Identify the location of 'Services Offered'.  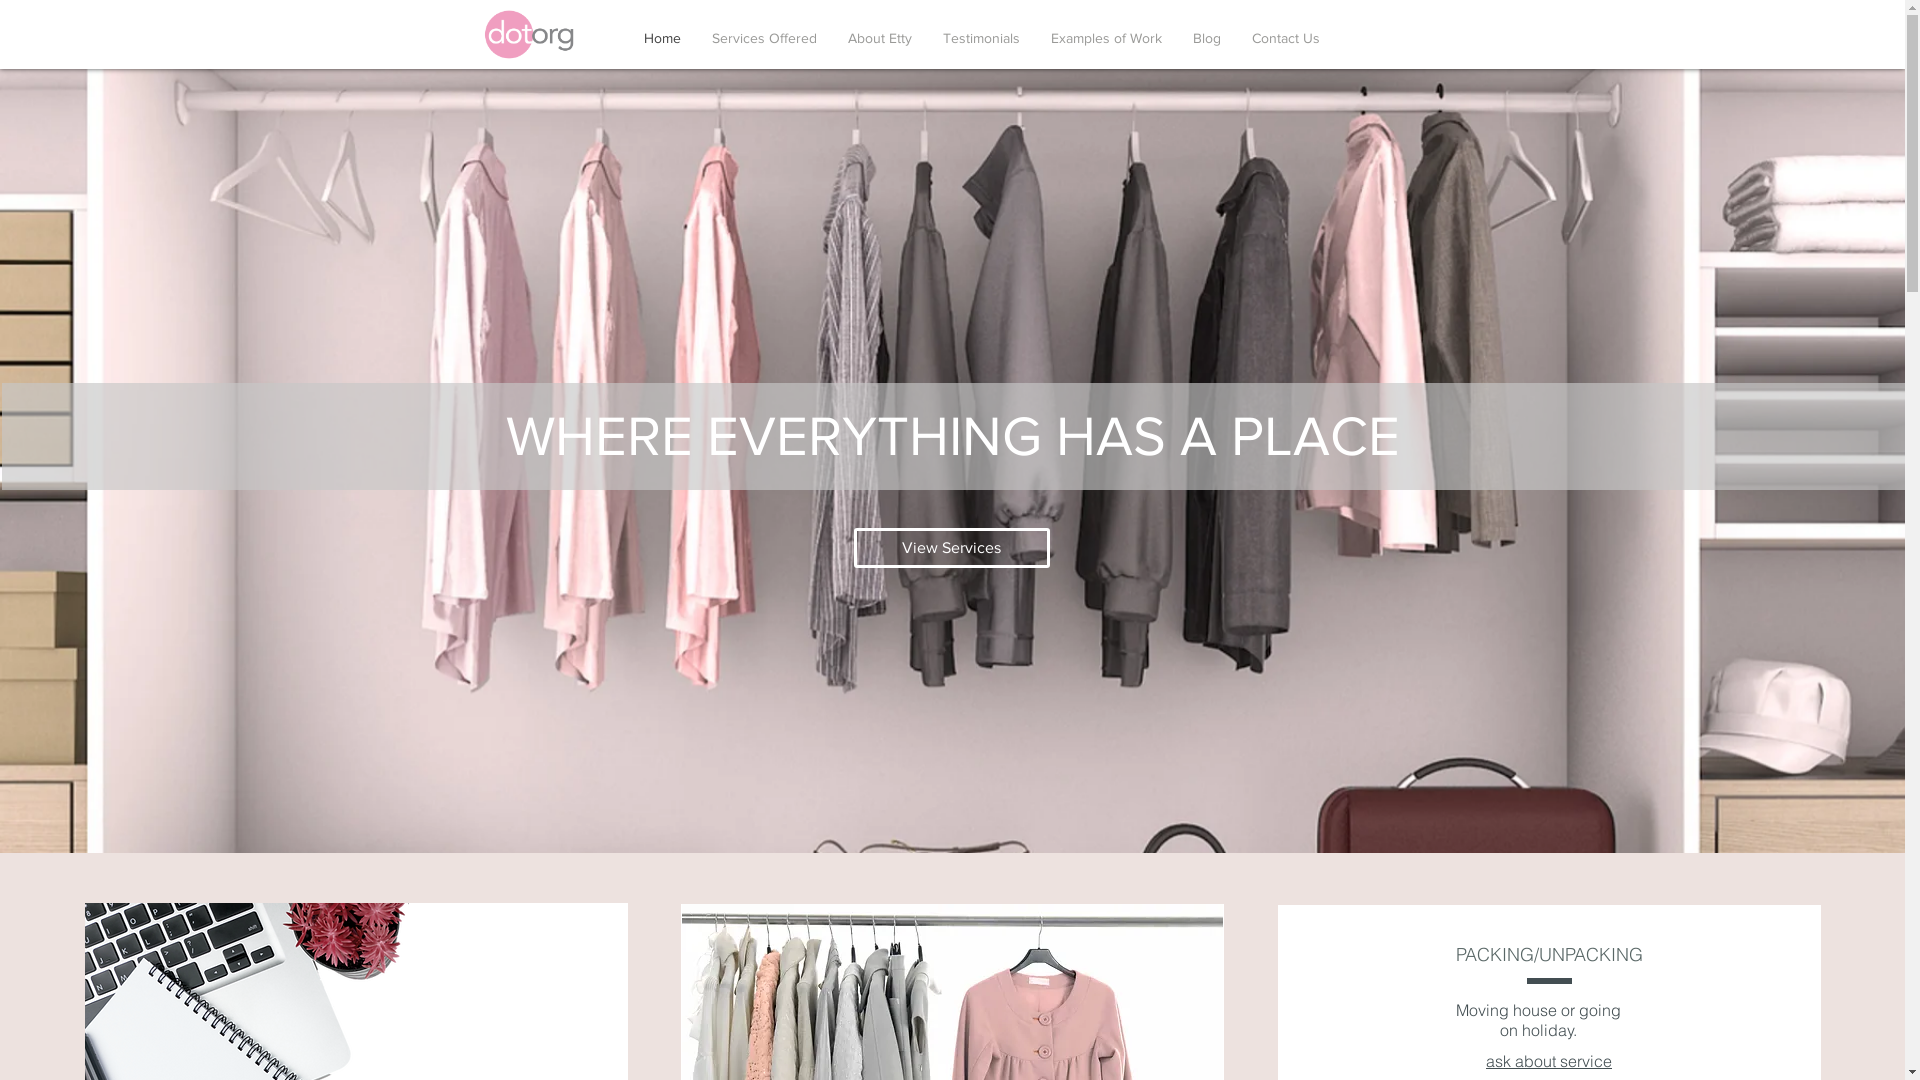
(762, 38).